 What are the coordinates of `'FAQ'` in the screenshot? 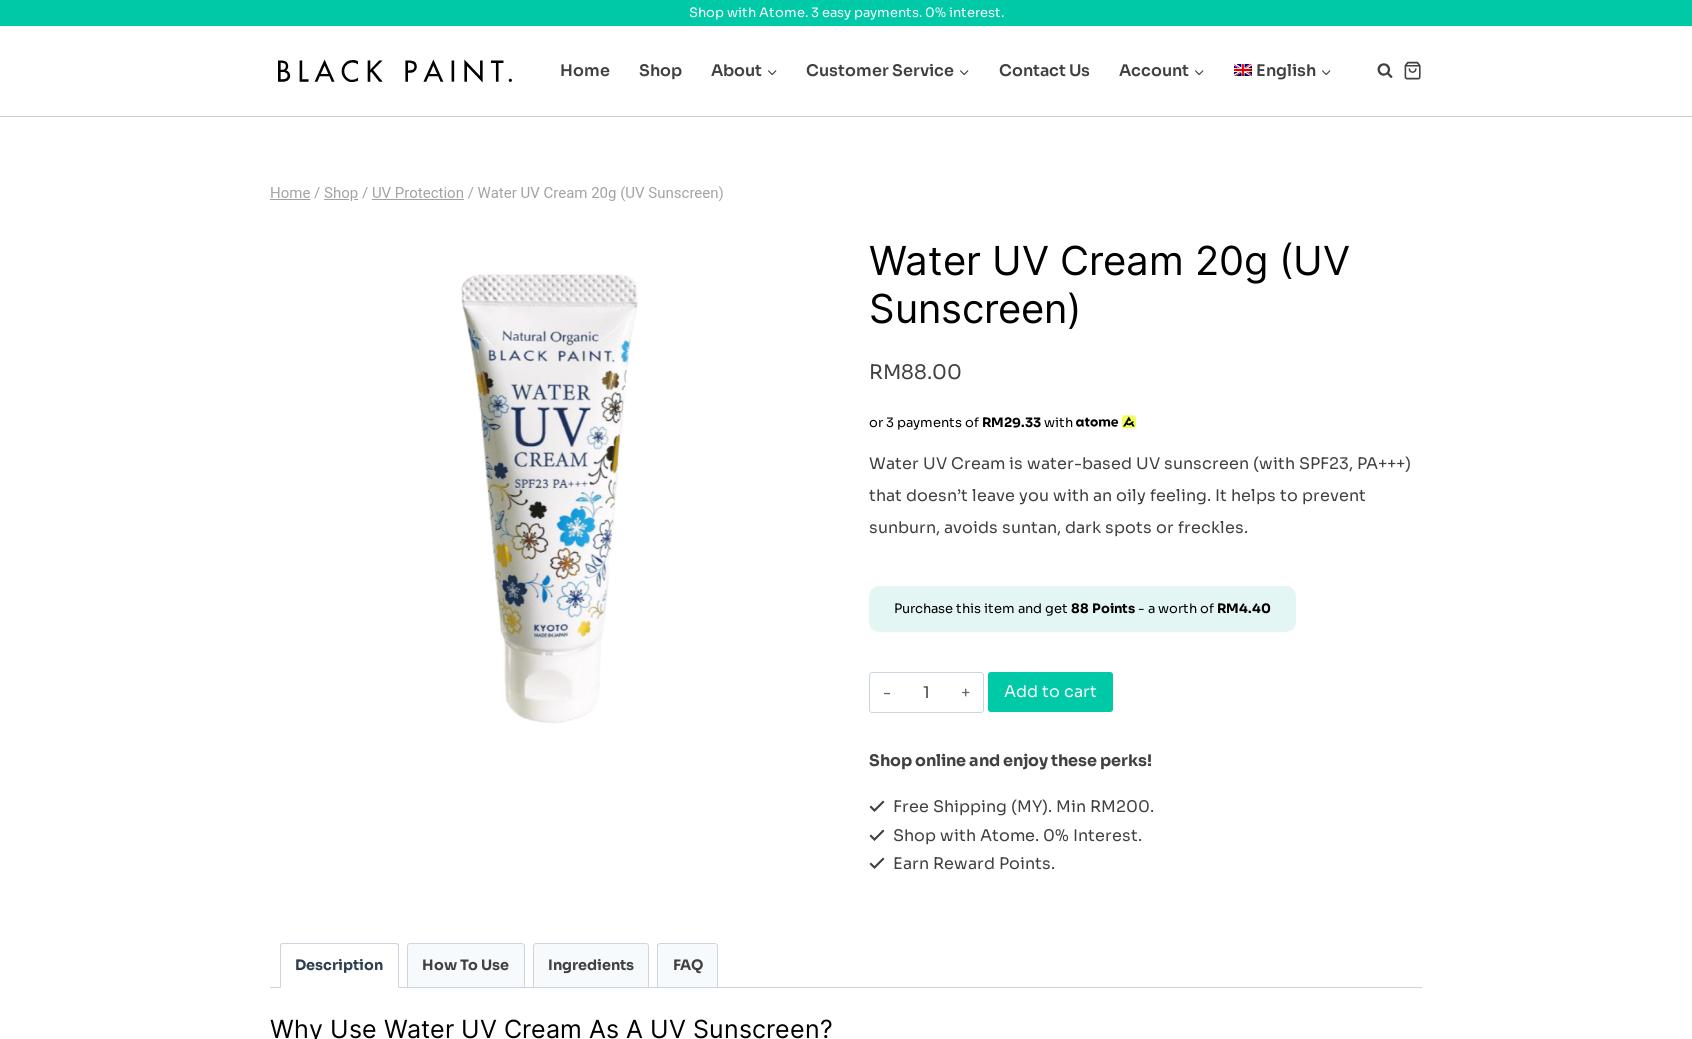 It's located at (686, 965).